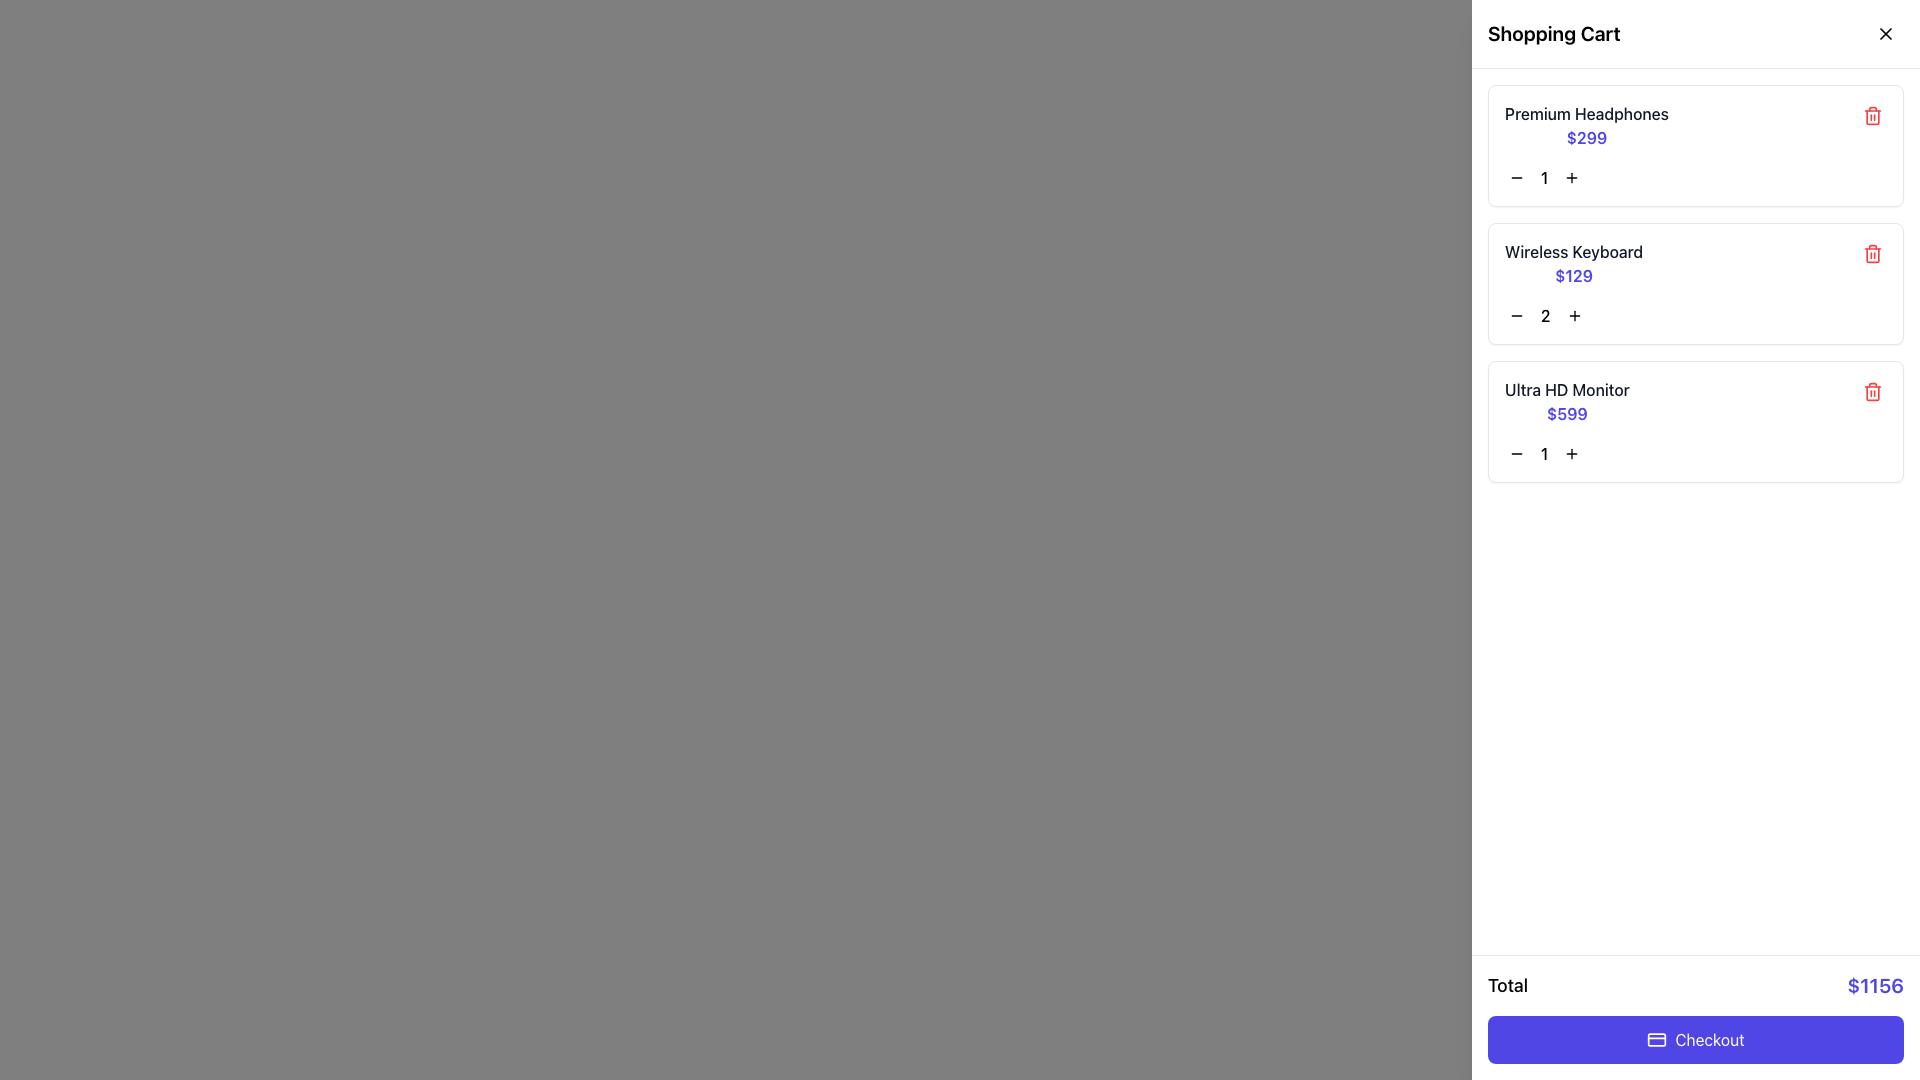  Describe the element at coordinates (1871, 115) in the screenshot. I see `the icon button that represents the action to remove 'Premium Headphones' from the shopping cart` at that location.